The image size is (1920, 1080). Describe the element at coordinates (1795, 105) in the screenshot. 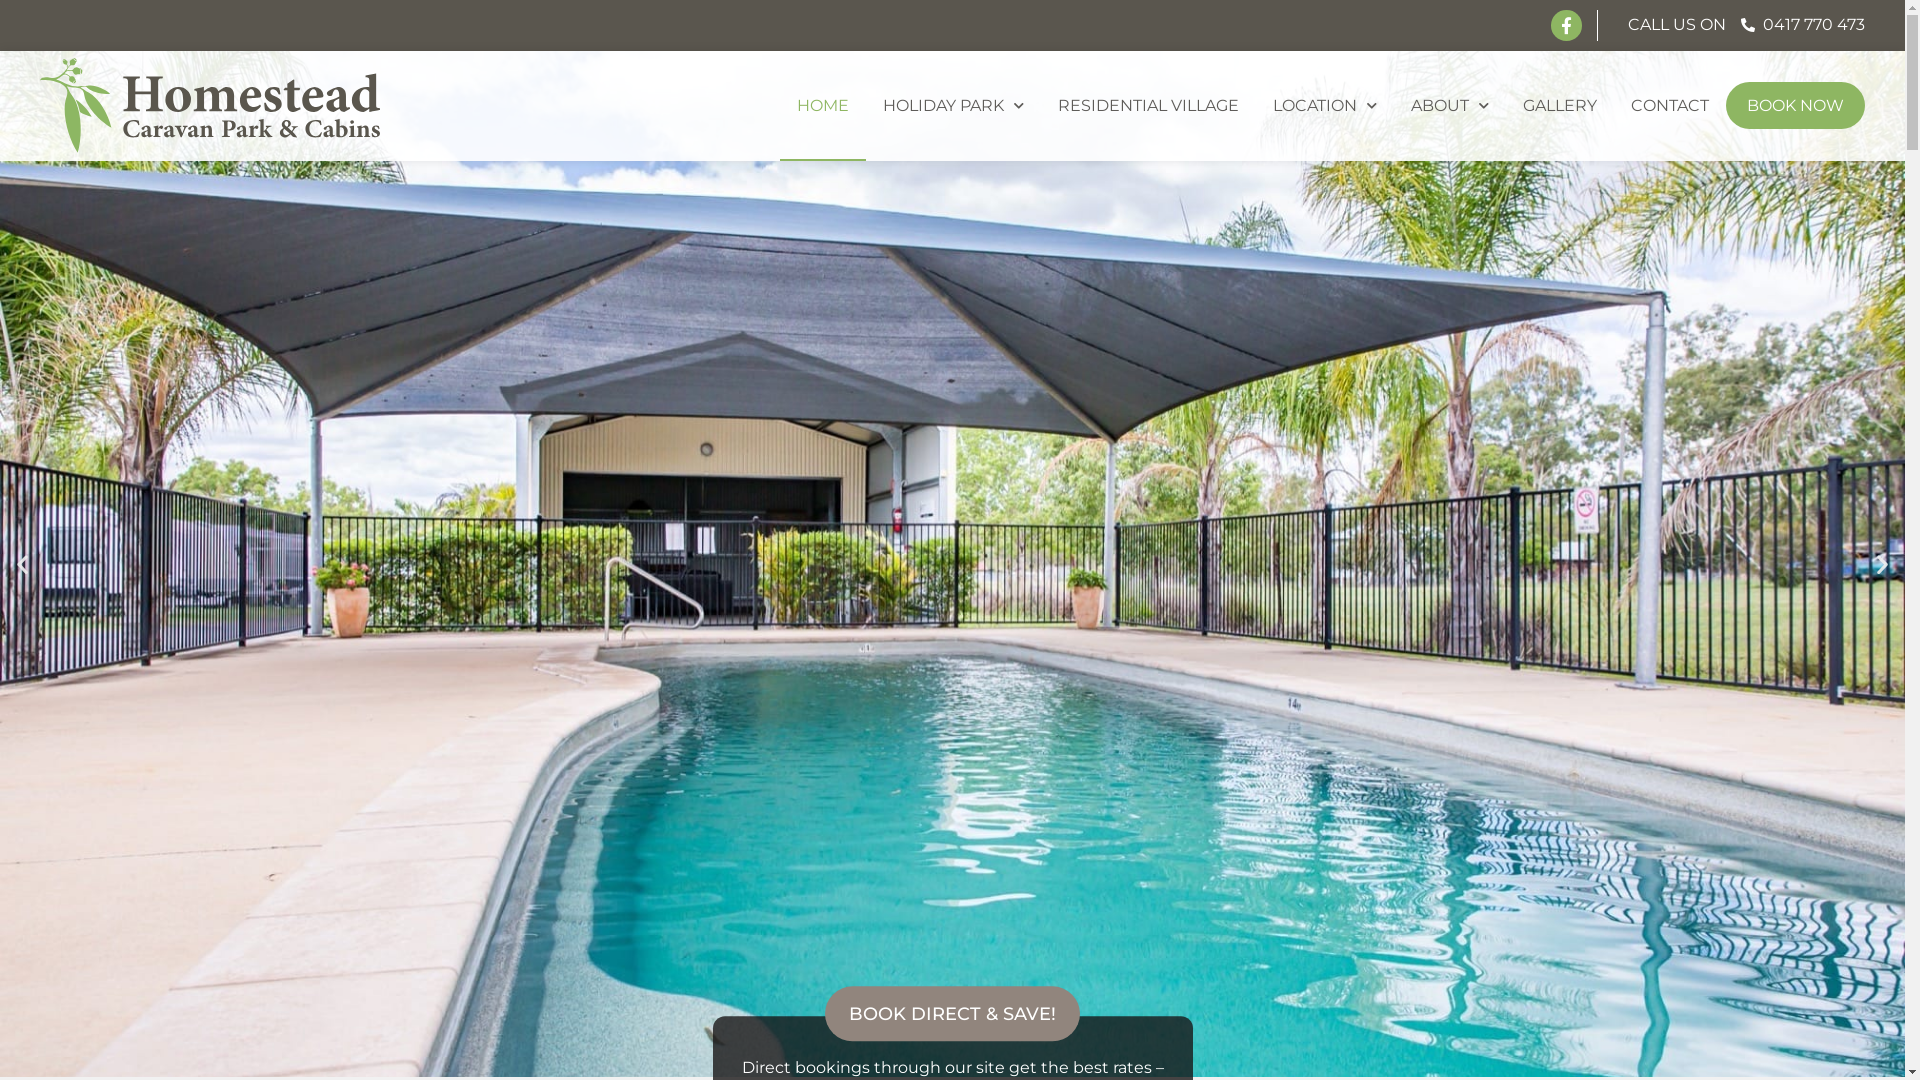

I see `'BOOK NOW'` at that location.